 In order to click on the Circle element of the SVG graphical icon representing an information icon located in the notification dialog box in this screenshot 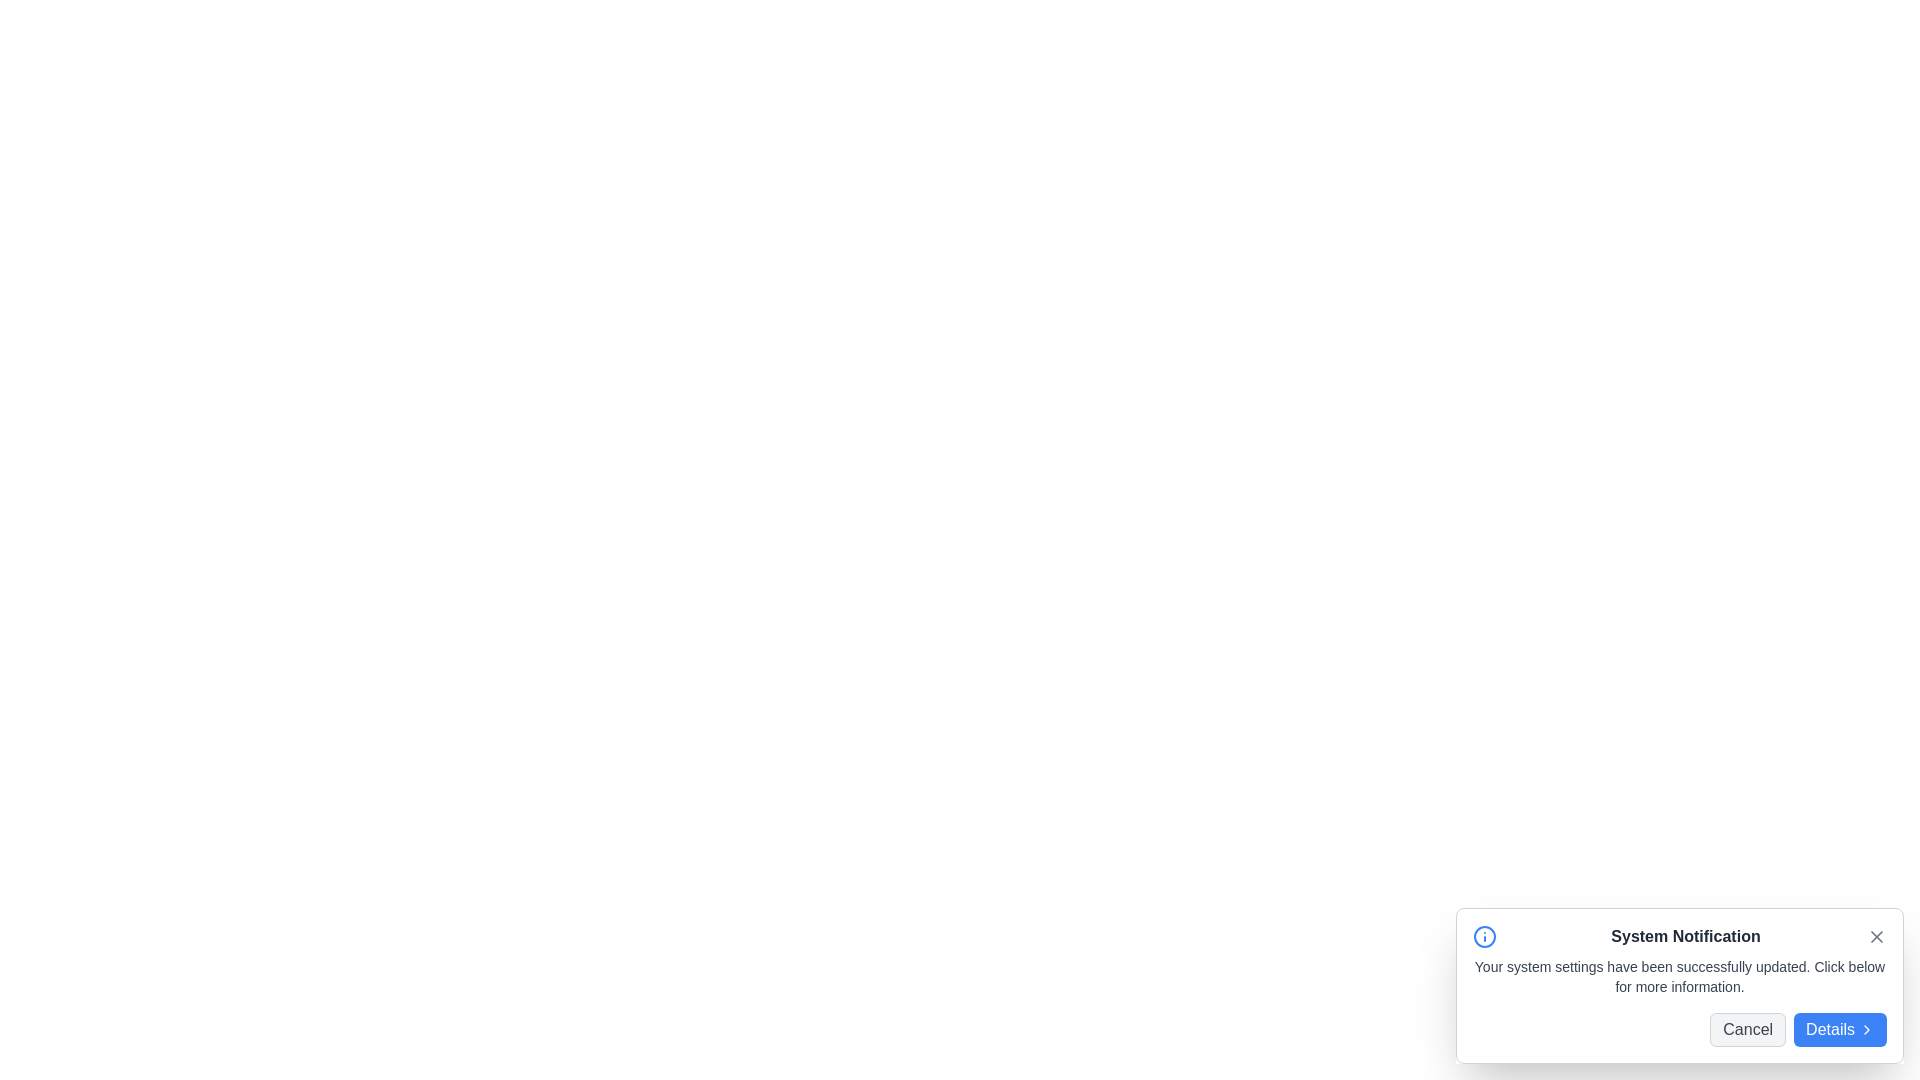, I will do `click(1484, 937)`.